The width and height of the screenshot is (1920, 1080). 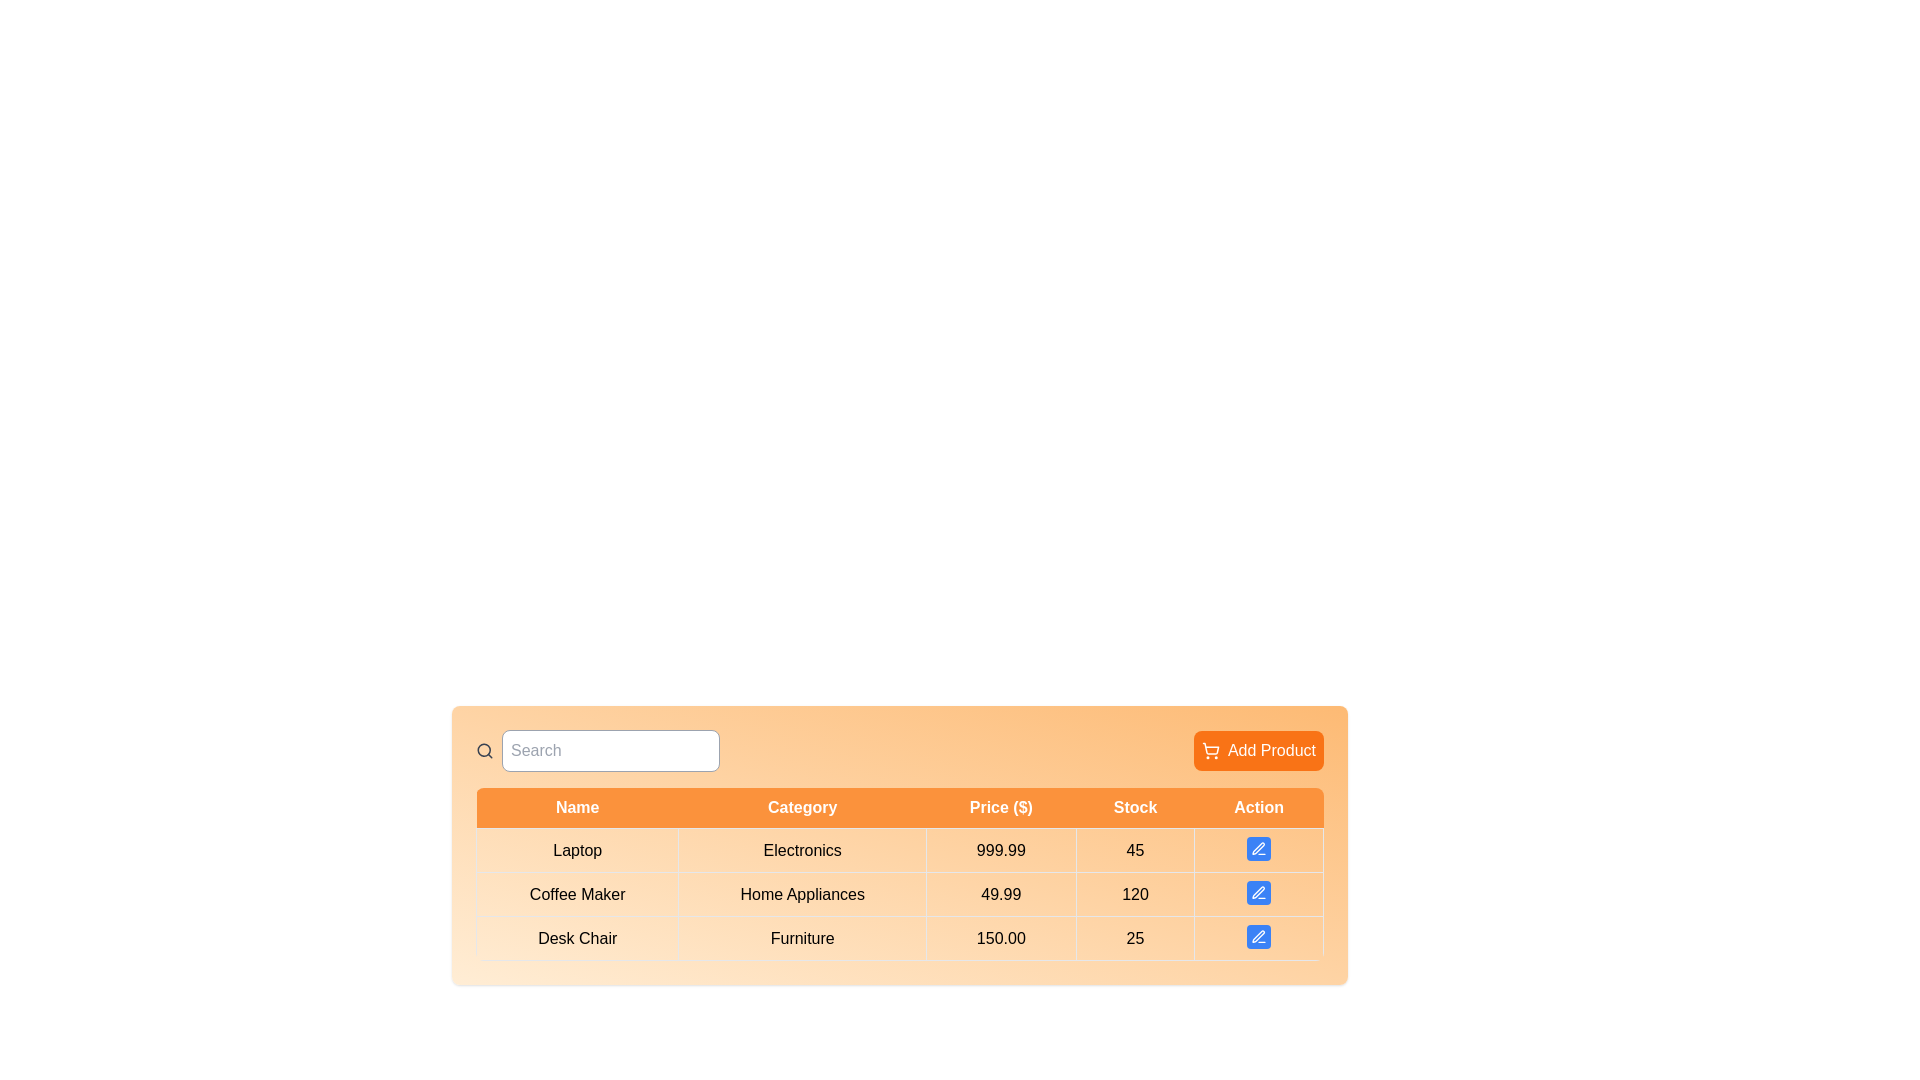 What do you see at coordinates (1258, 807) in the screenshot?
I see `text label displaying 'Action' in white font over an orange background, located in the top-right corner of the table header row` at bounding box center [1258, 807].